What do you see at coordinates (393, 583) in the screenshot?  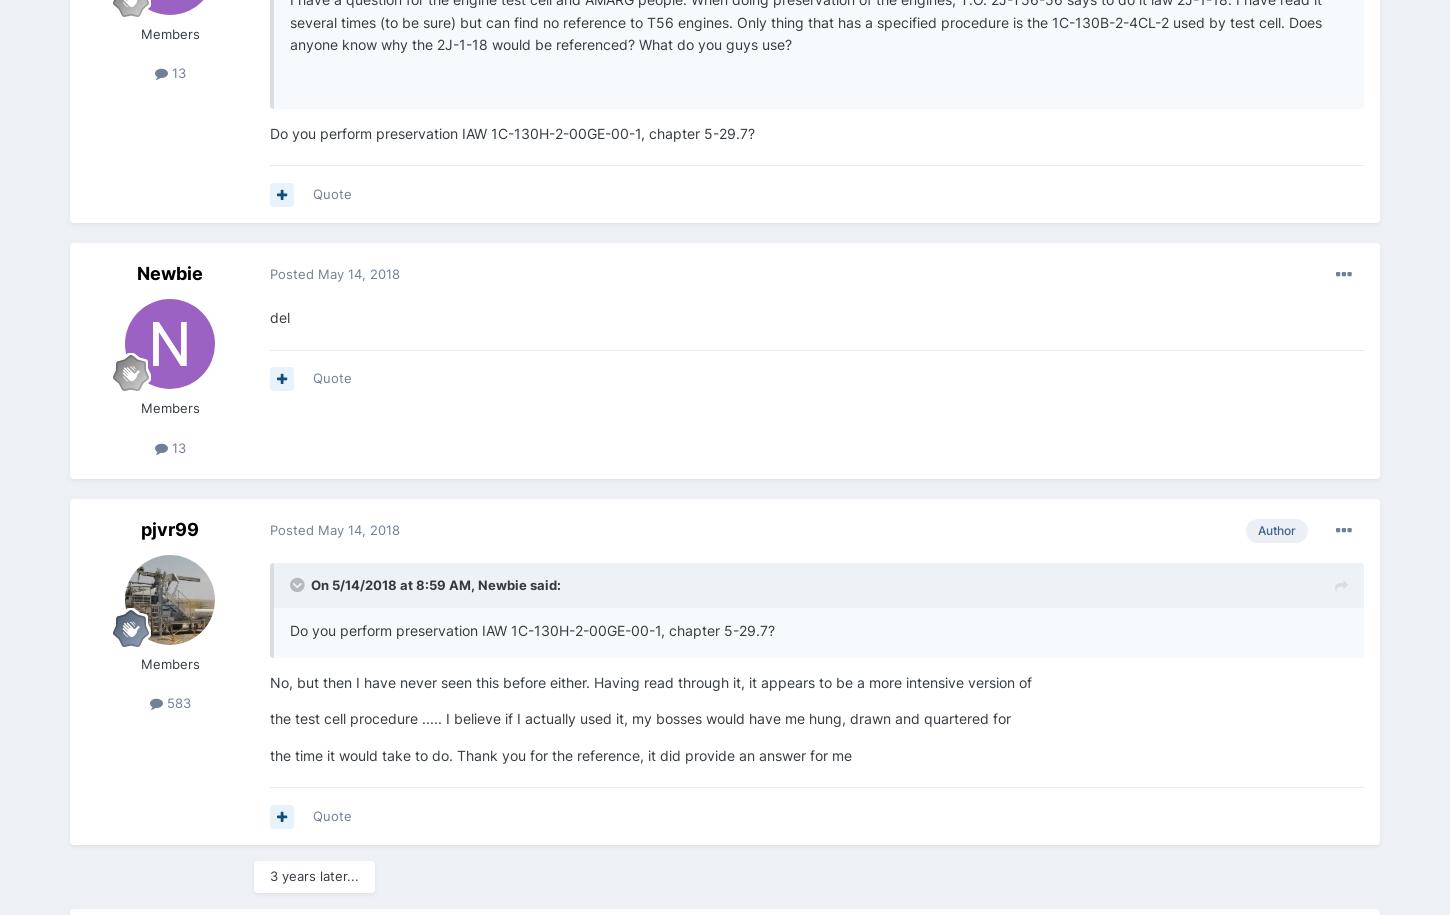 I see `'On 5/14/2018 at 8:59 AM,'` at bounding box center [393, 583].